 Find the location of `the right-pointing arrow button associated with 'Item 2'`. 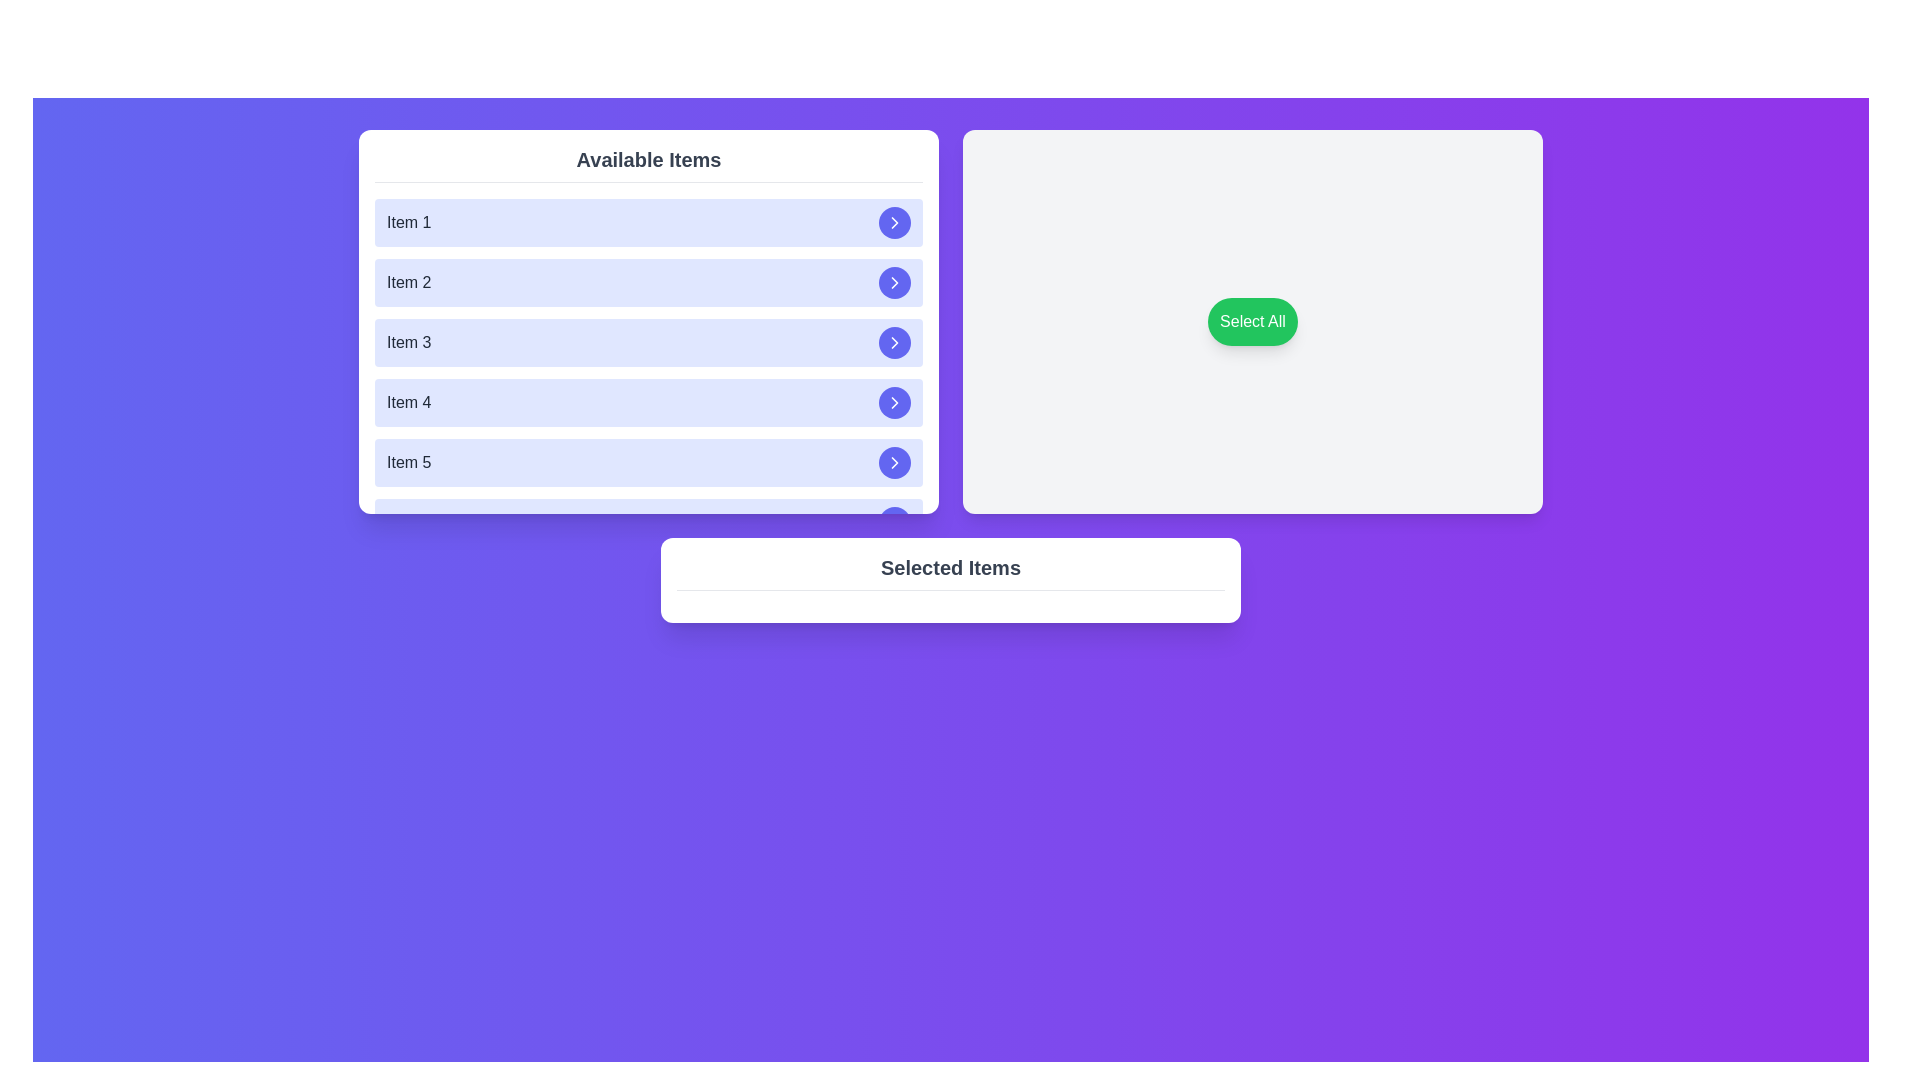

the right-pointing arrow button associated with 'Item 2' is located at coordinates (893, 282).